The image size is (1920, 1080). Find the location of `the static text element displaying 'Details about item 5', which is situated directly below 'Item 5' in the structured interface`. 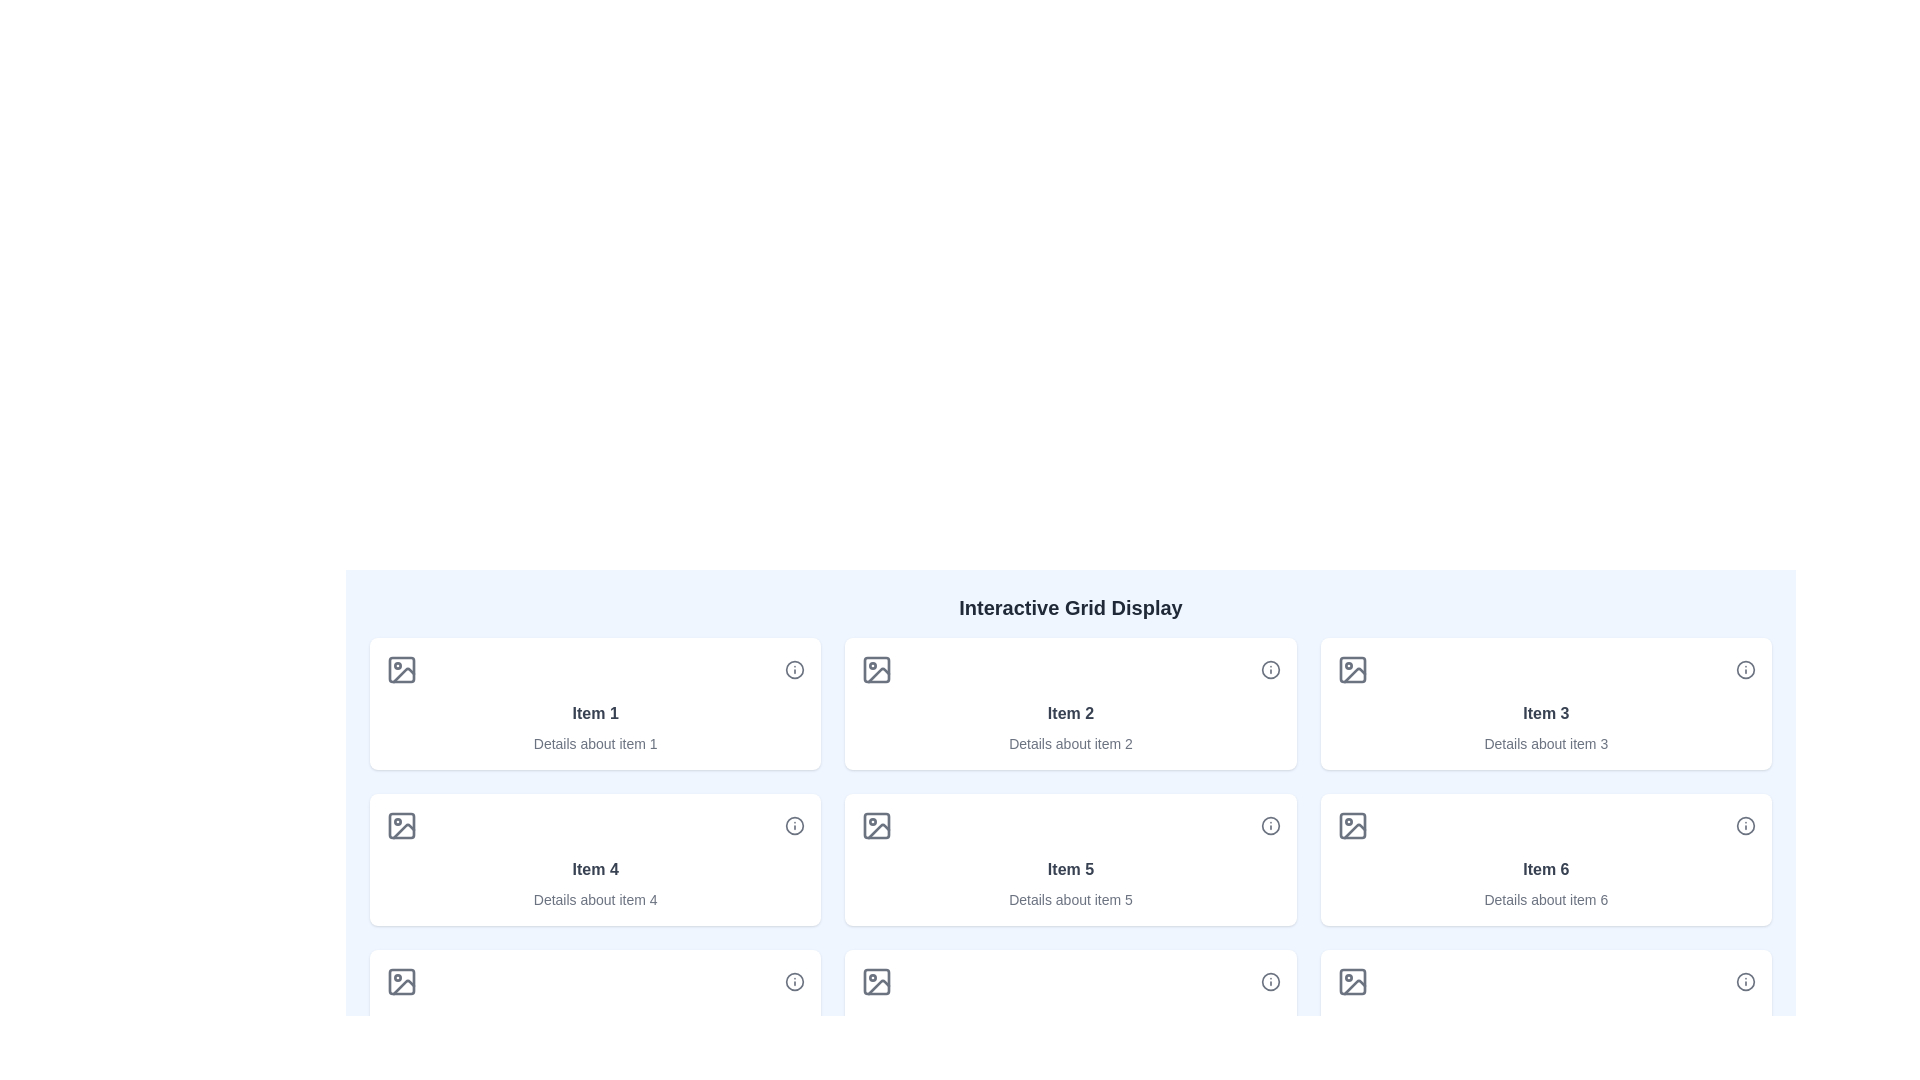

the static text element displaying 'Details about item 5', which is situated directly below 'Item 5' in the structured interface is located at coordinates (1069, 898).